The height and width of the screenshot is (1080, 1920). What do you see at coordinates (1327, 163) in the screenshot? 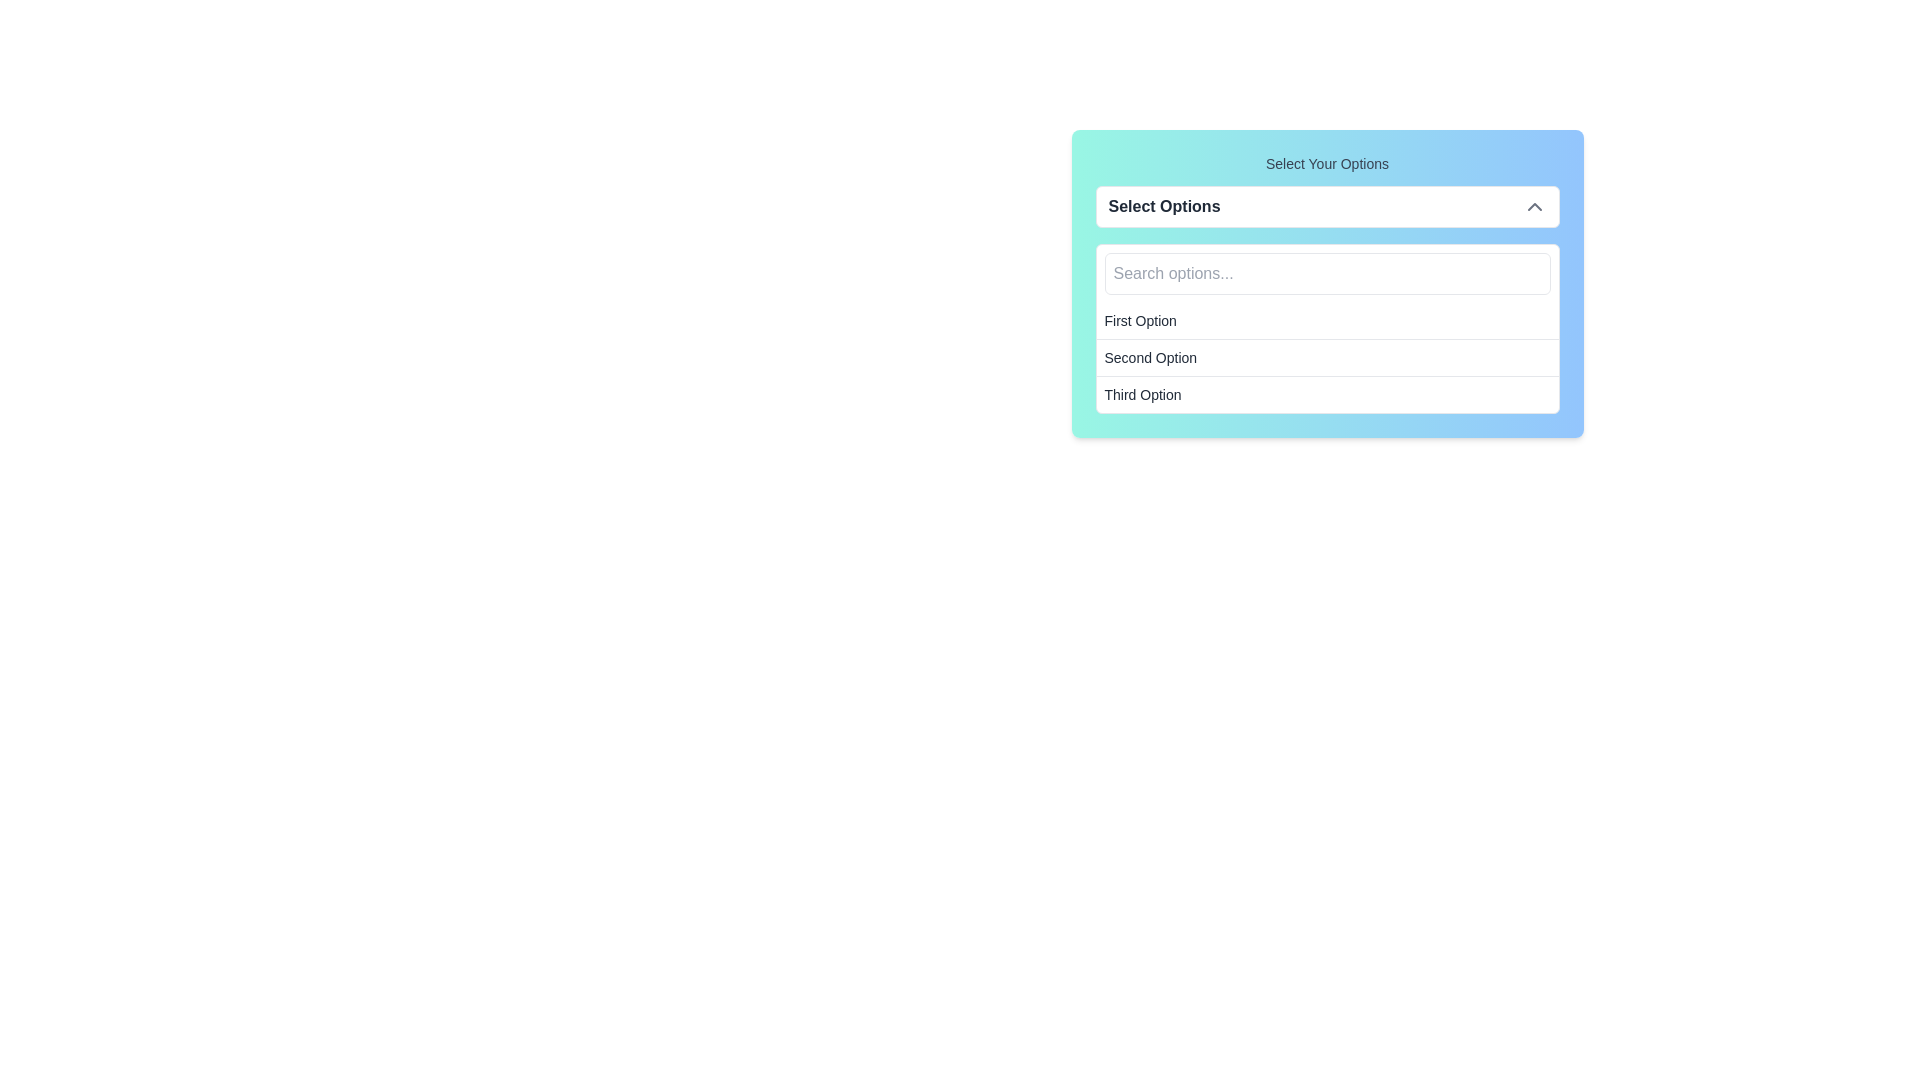
I see `the text label that serves as a heading or label for the options selection form, located at the top of the card with a gradient background and rounded corners` at bounding box center [1327, 163].